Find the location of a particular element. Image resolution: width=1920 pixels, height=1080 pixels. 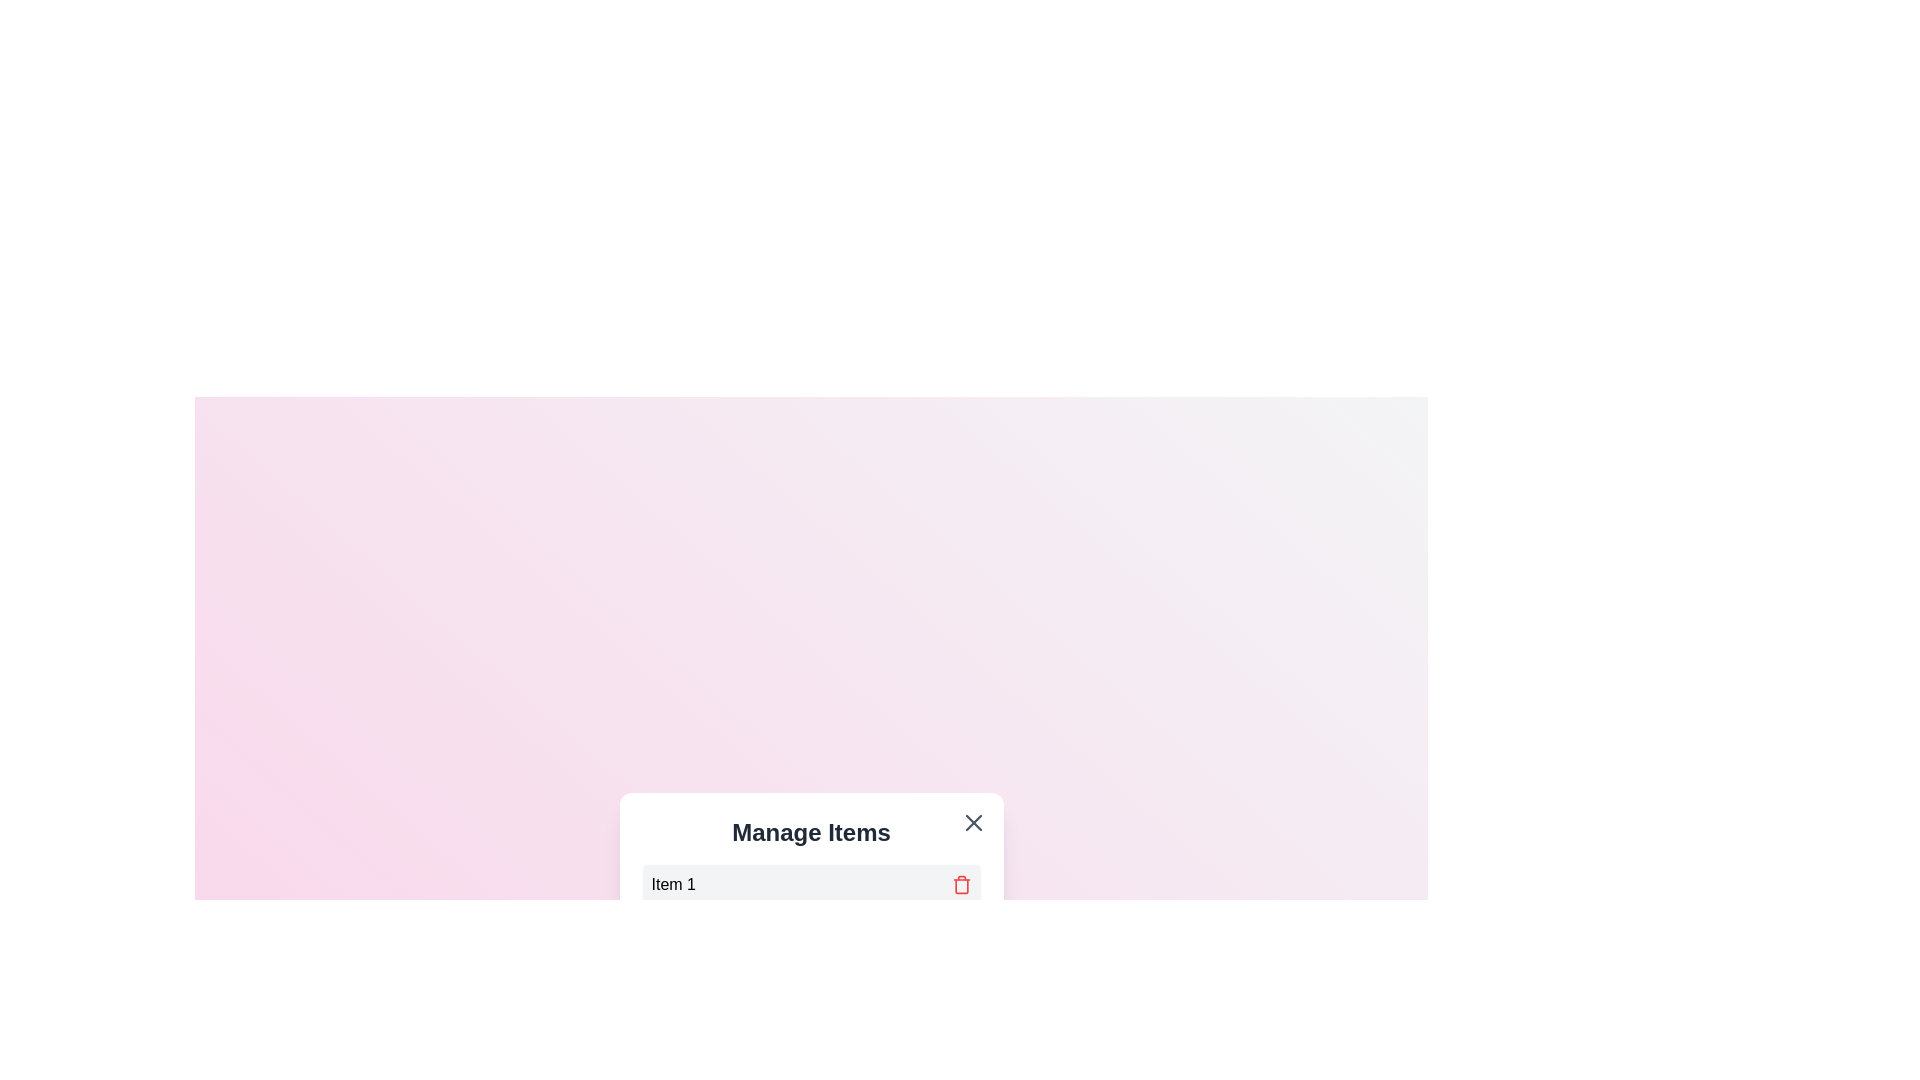

the trash icon next to the item Item 1 to delete it is located at coordinates (961, 883).